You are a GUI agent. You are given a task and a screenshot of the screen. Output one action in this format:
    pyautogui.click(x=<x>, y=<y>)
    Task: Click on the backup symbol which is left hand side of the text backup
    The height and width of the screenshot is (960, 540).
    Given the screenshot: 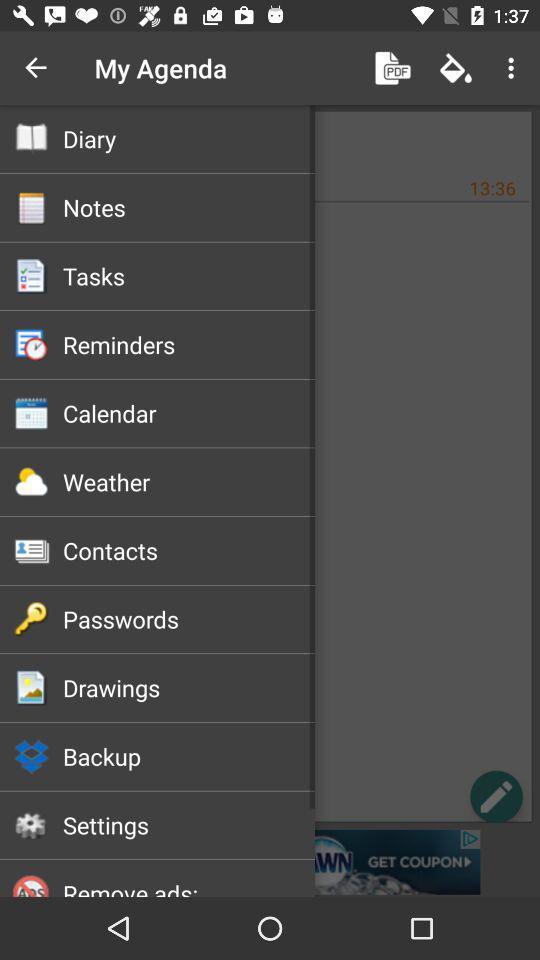 What is the action you would take?
    pyautogui.click(x=31, y=755)
    